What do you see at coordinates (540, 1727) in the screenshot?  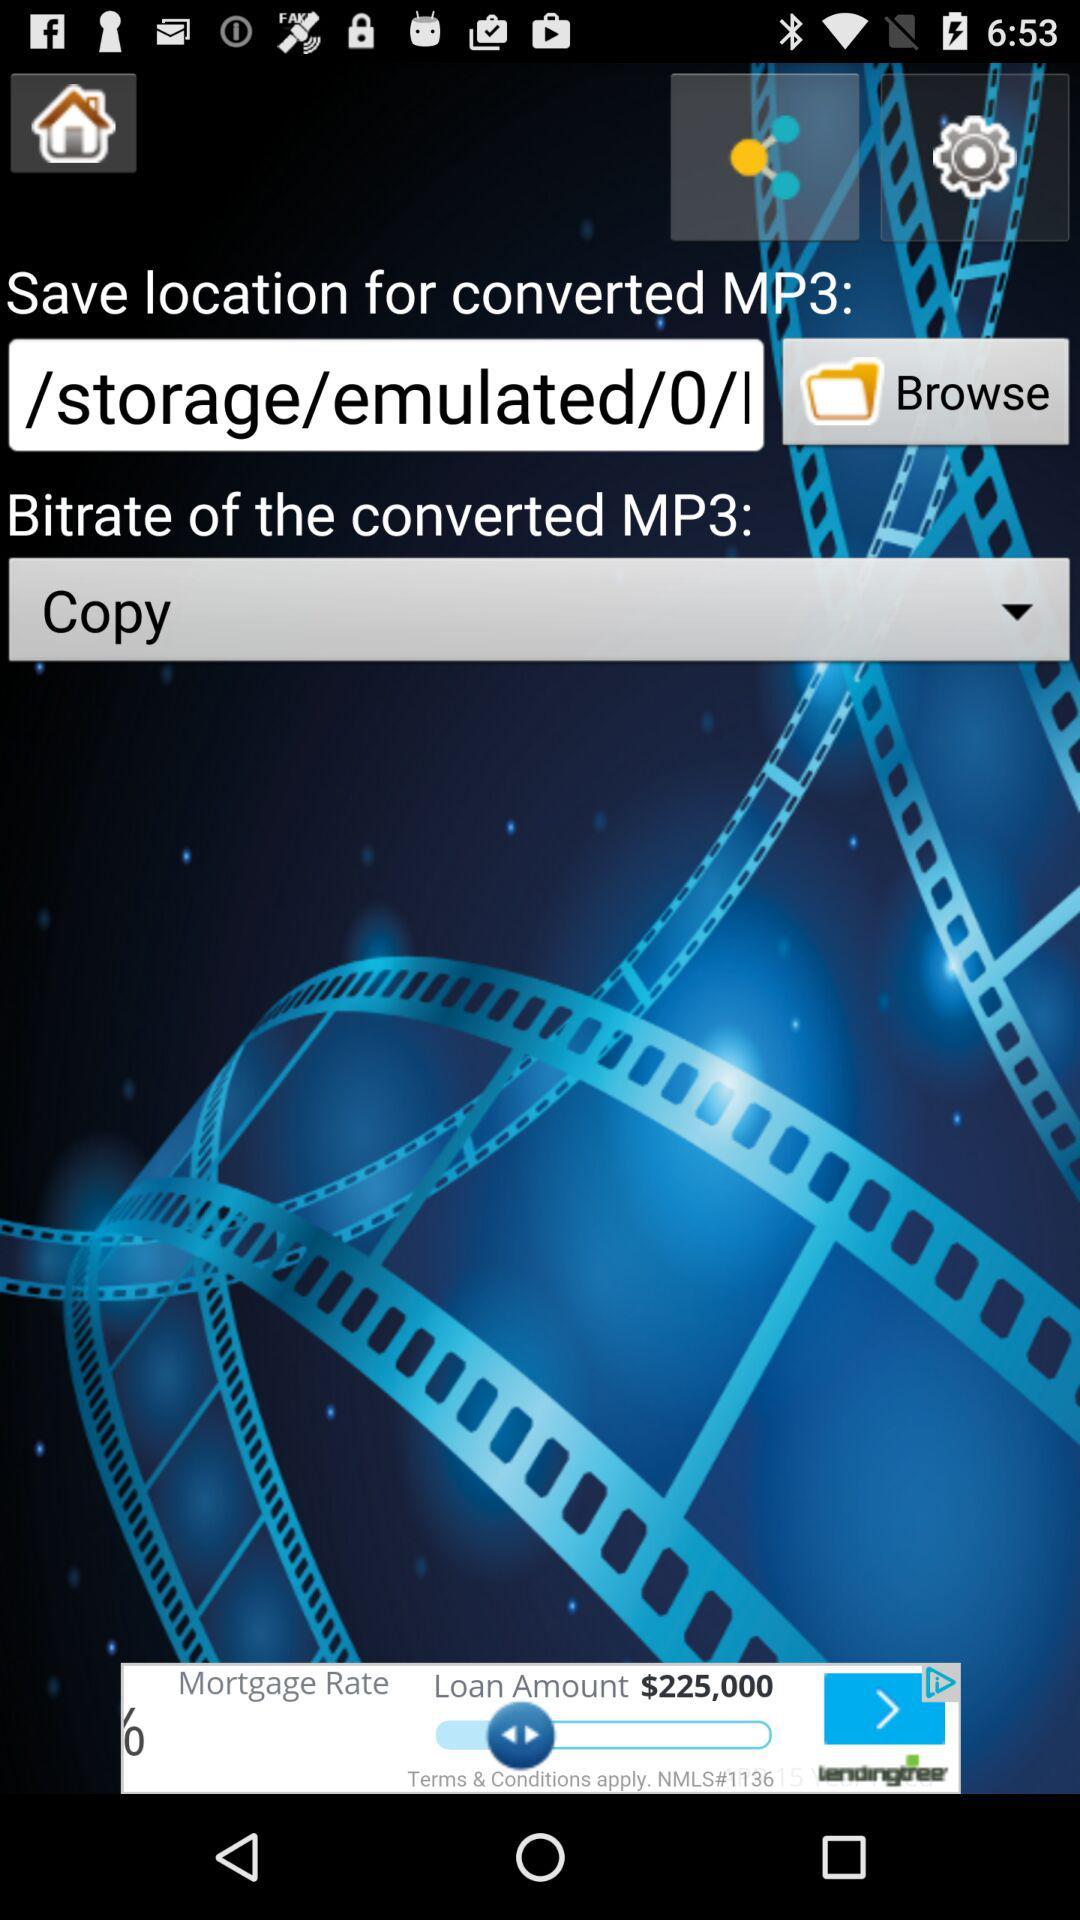 I see `an advertisement` at bounding box center [540, 1727].